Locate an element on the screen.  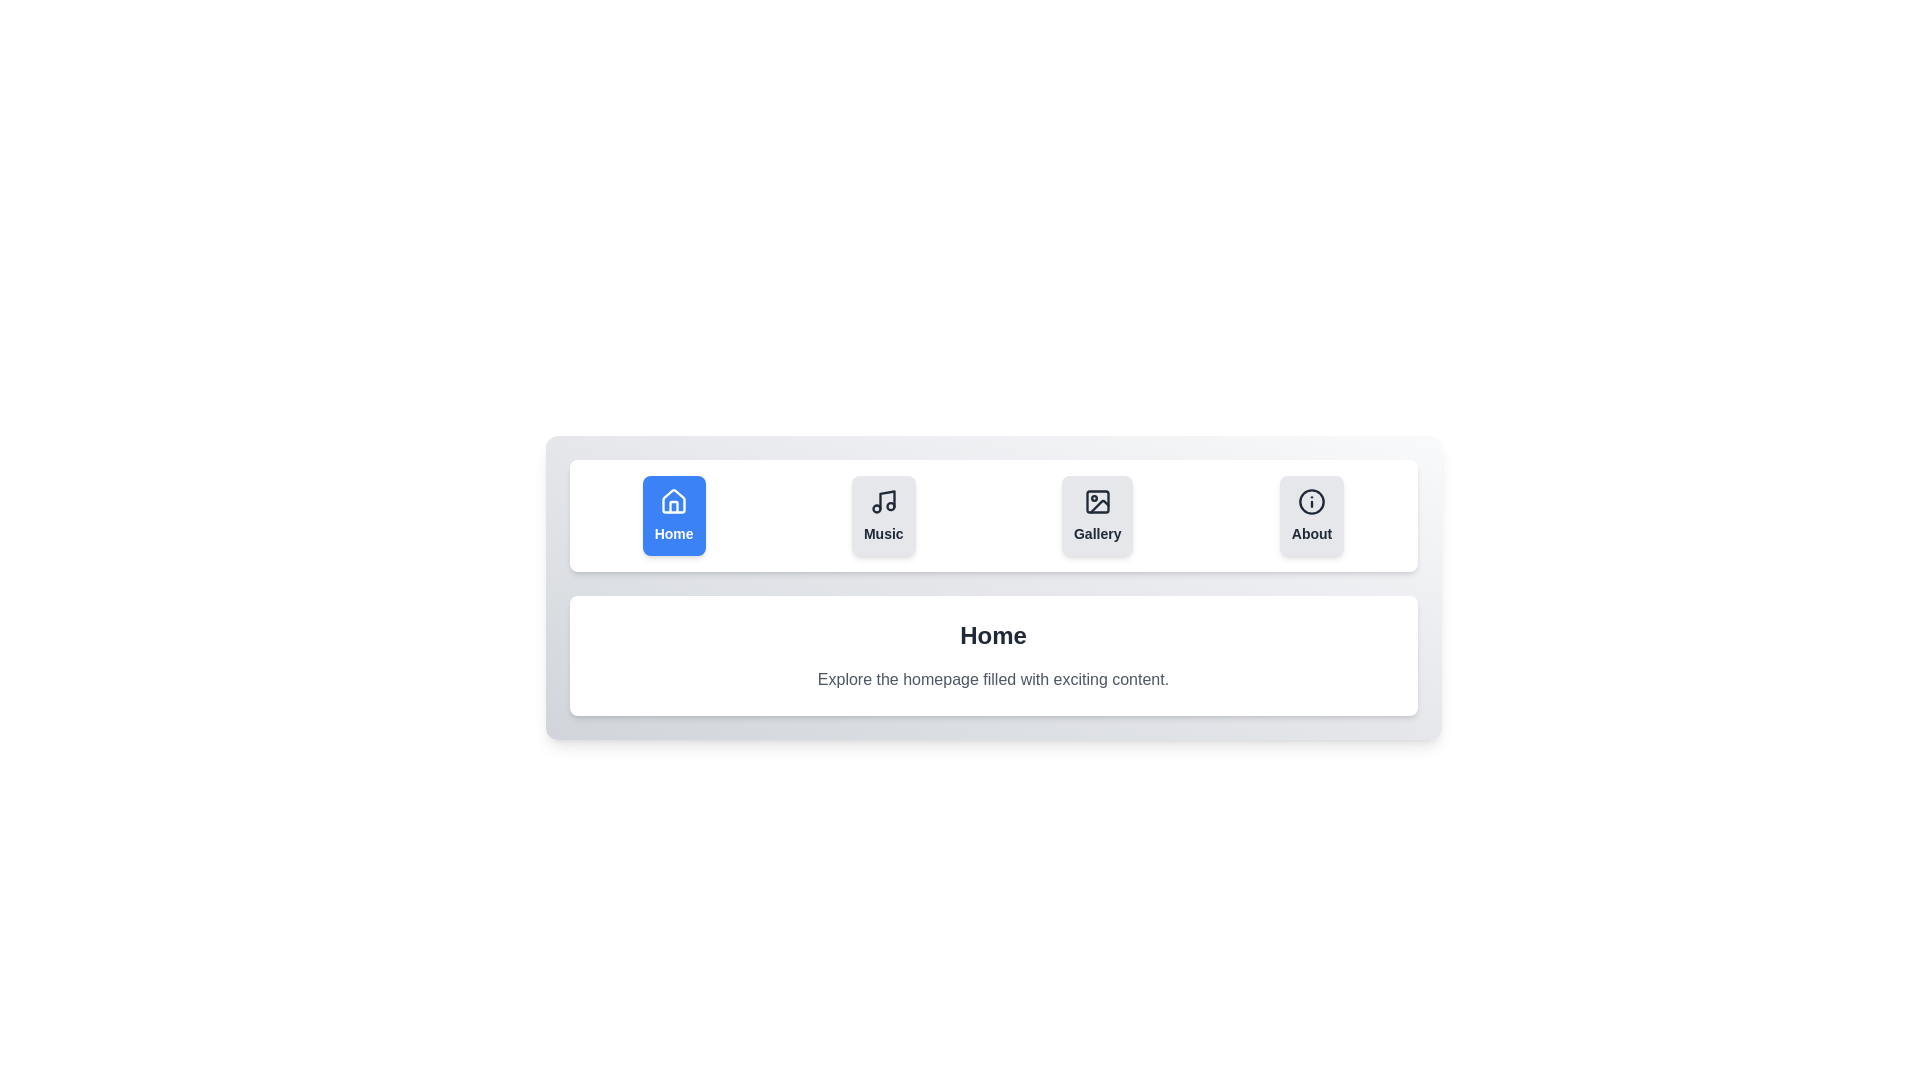
the tab button labeled Music is located at coordinates (882, 515).